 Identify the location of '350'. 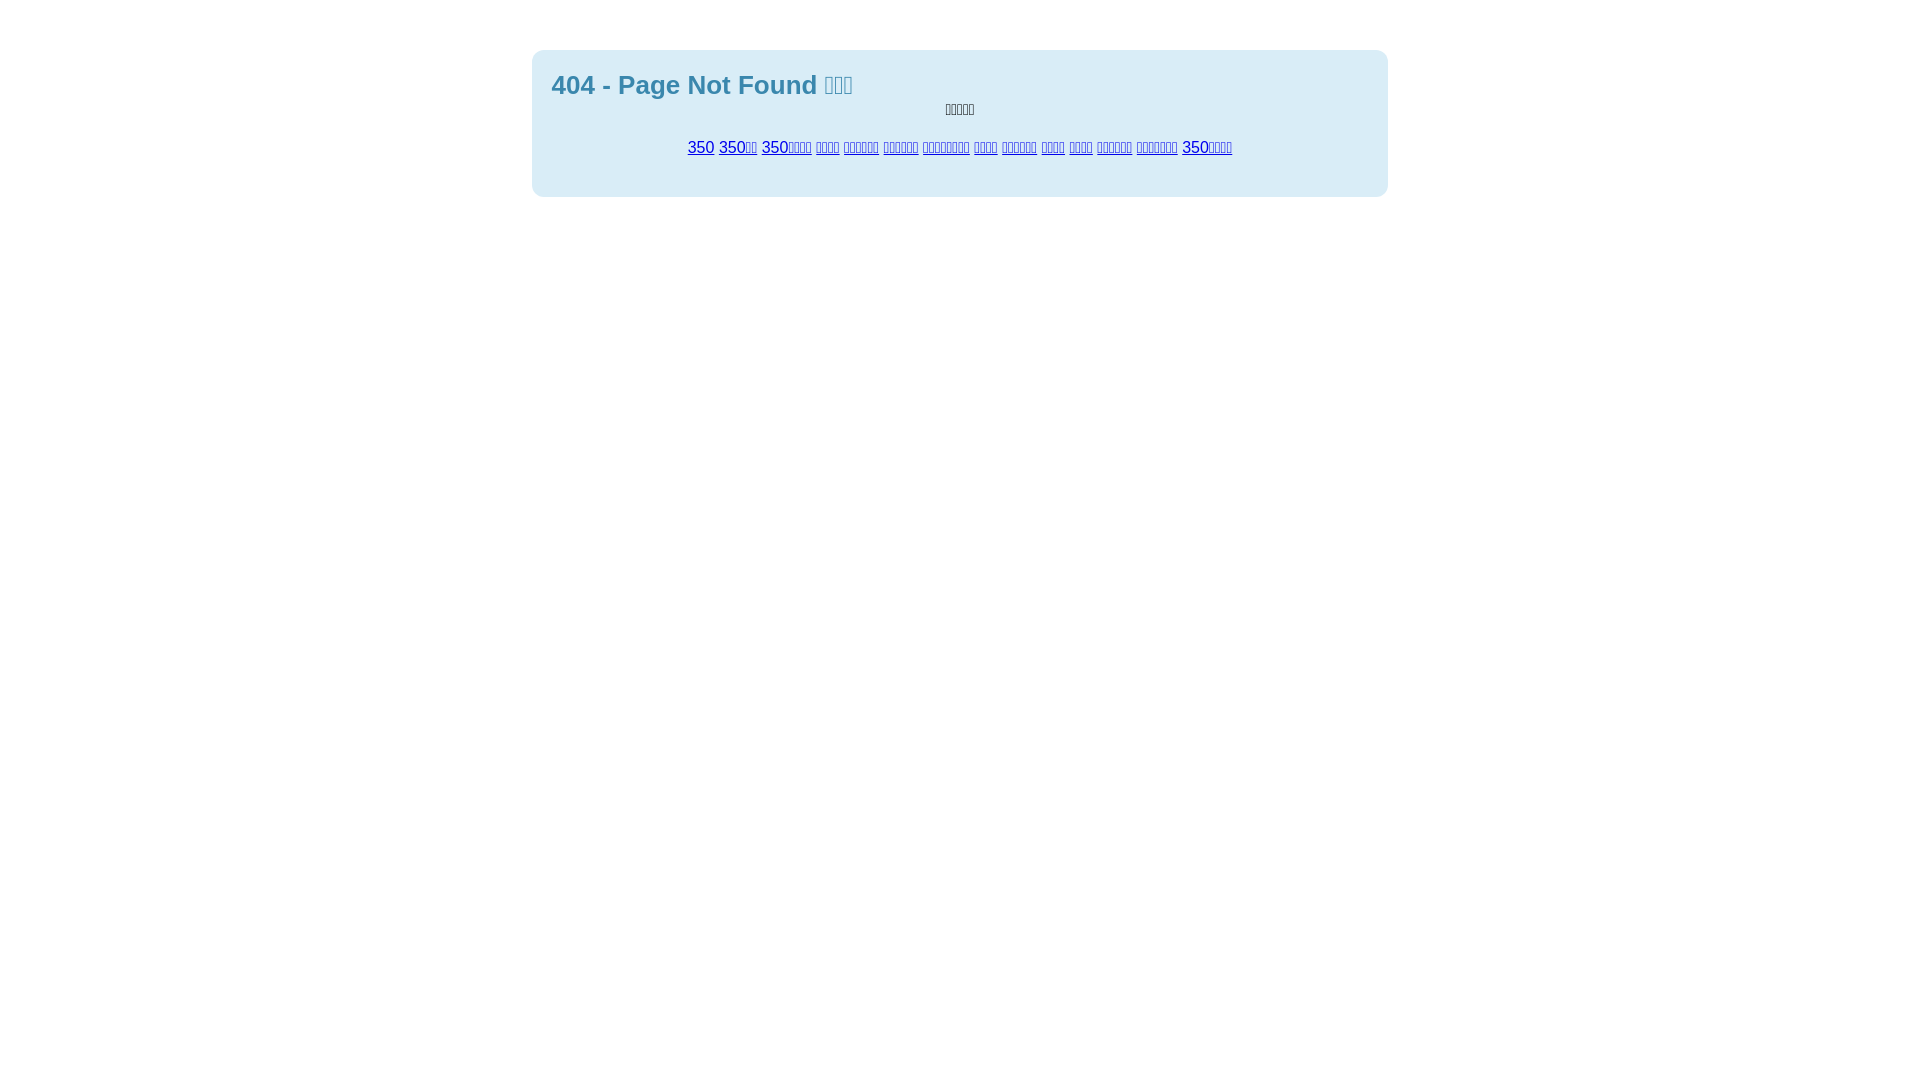
(701, 146).